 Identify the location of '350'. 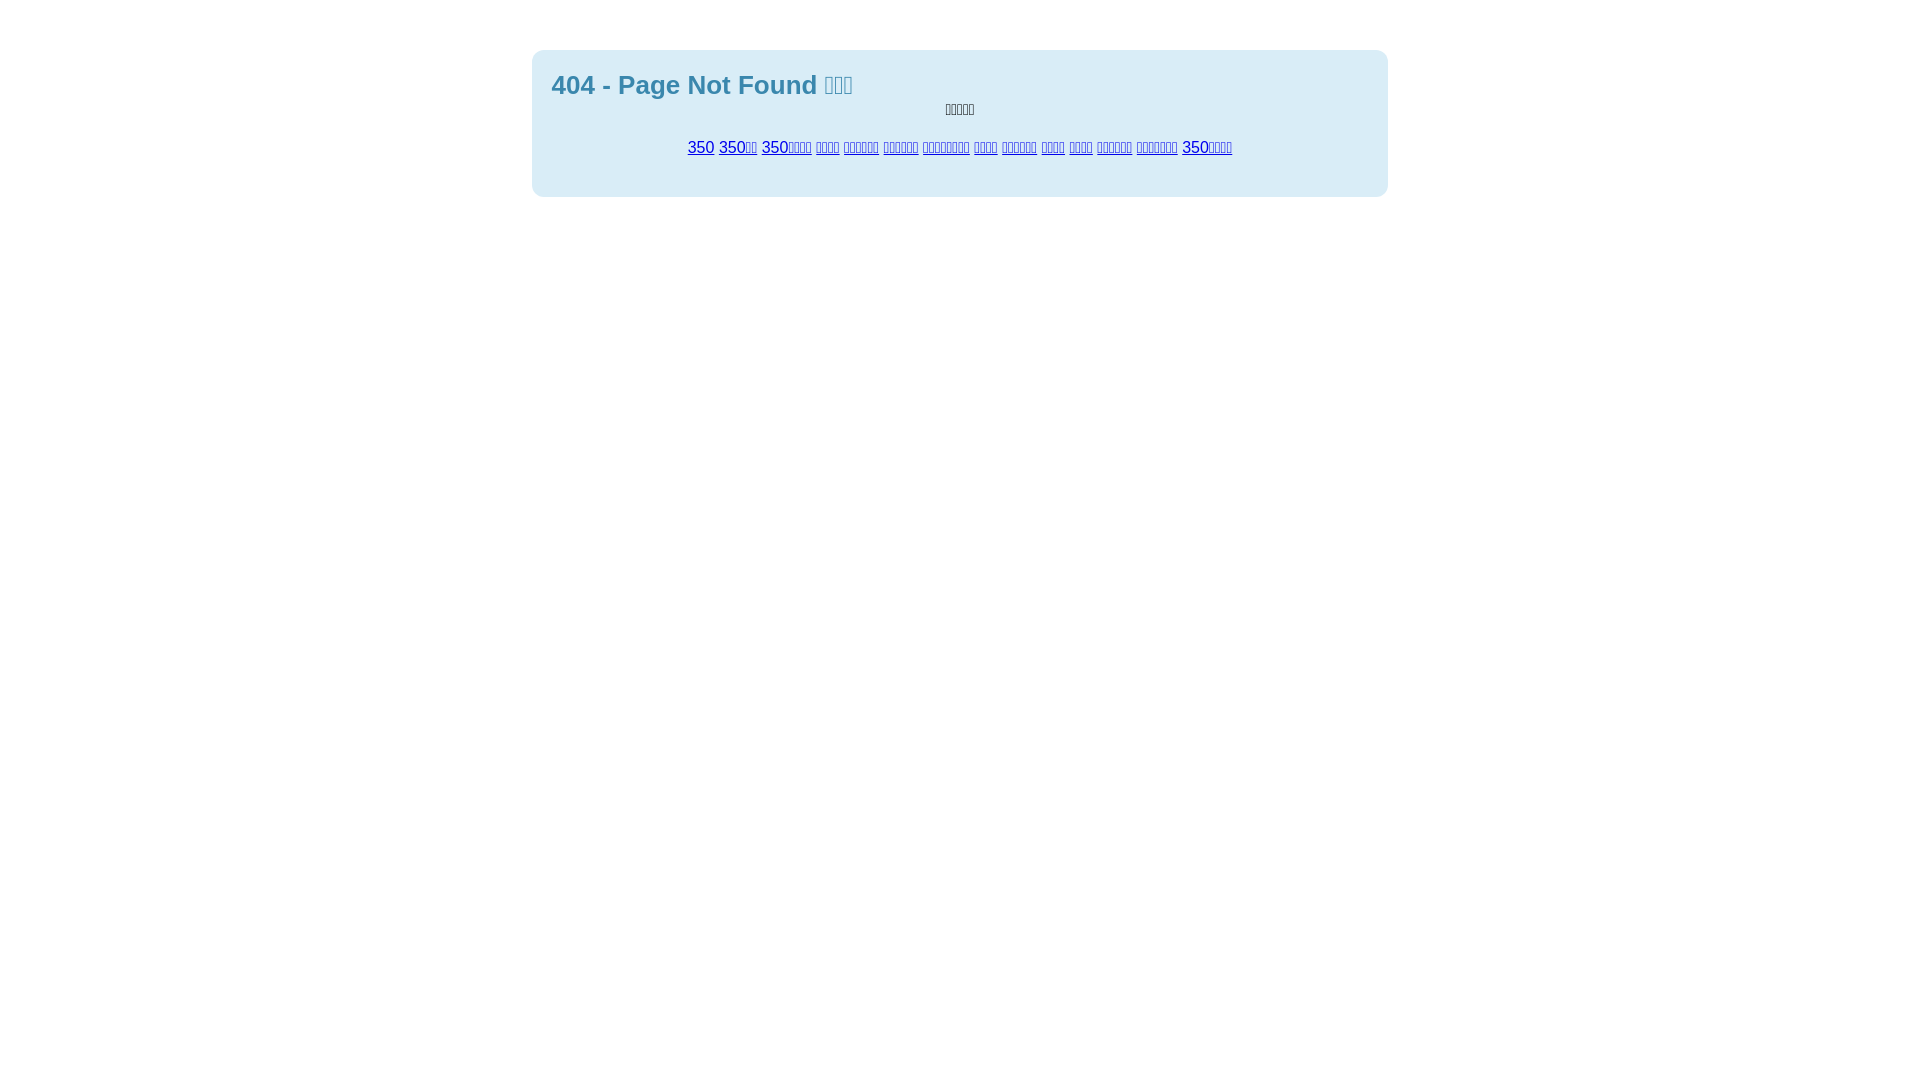
(701, 146).